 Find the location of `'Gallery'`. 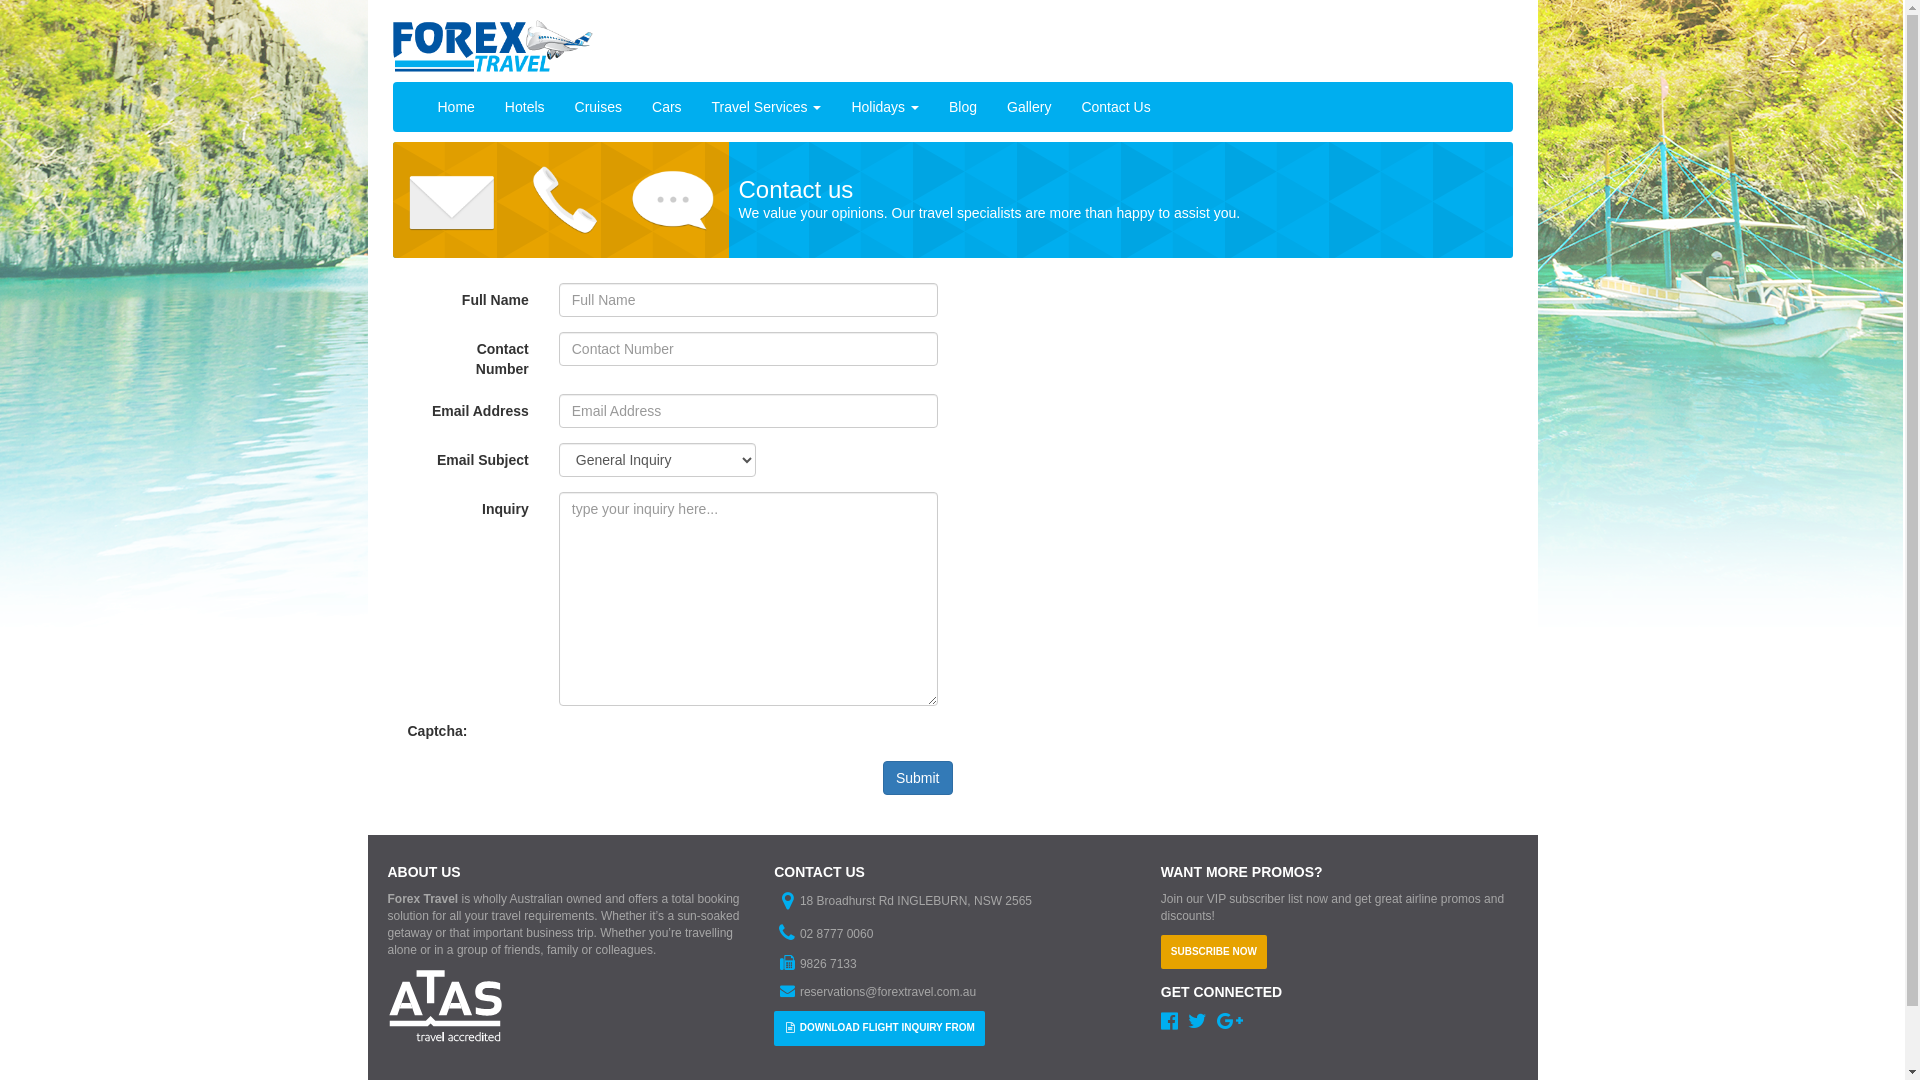

'Gallery' is located at coordinates (1028, 107).